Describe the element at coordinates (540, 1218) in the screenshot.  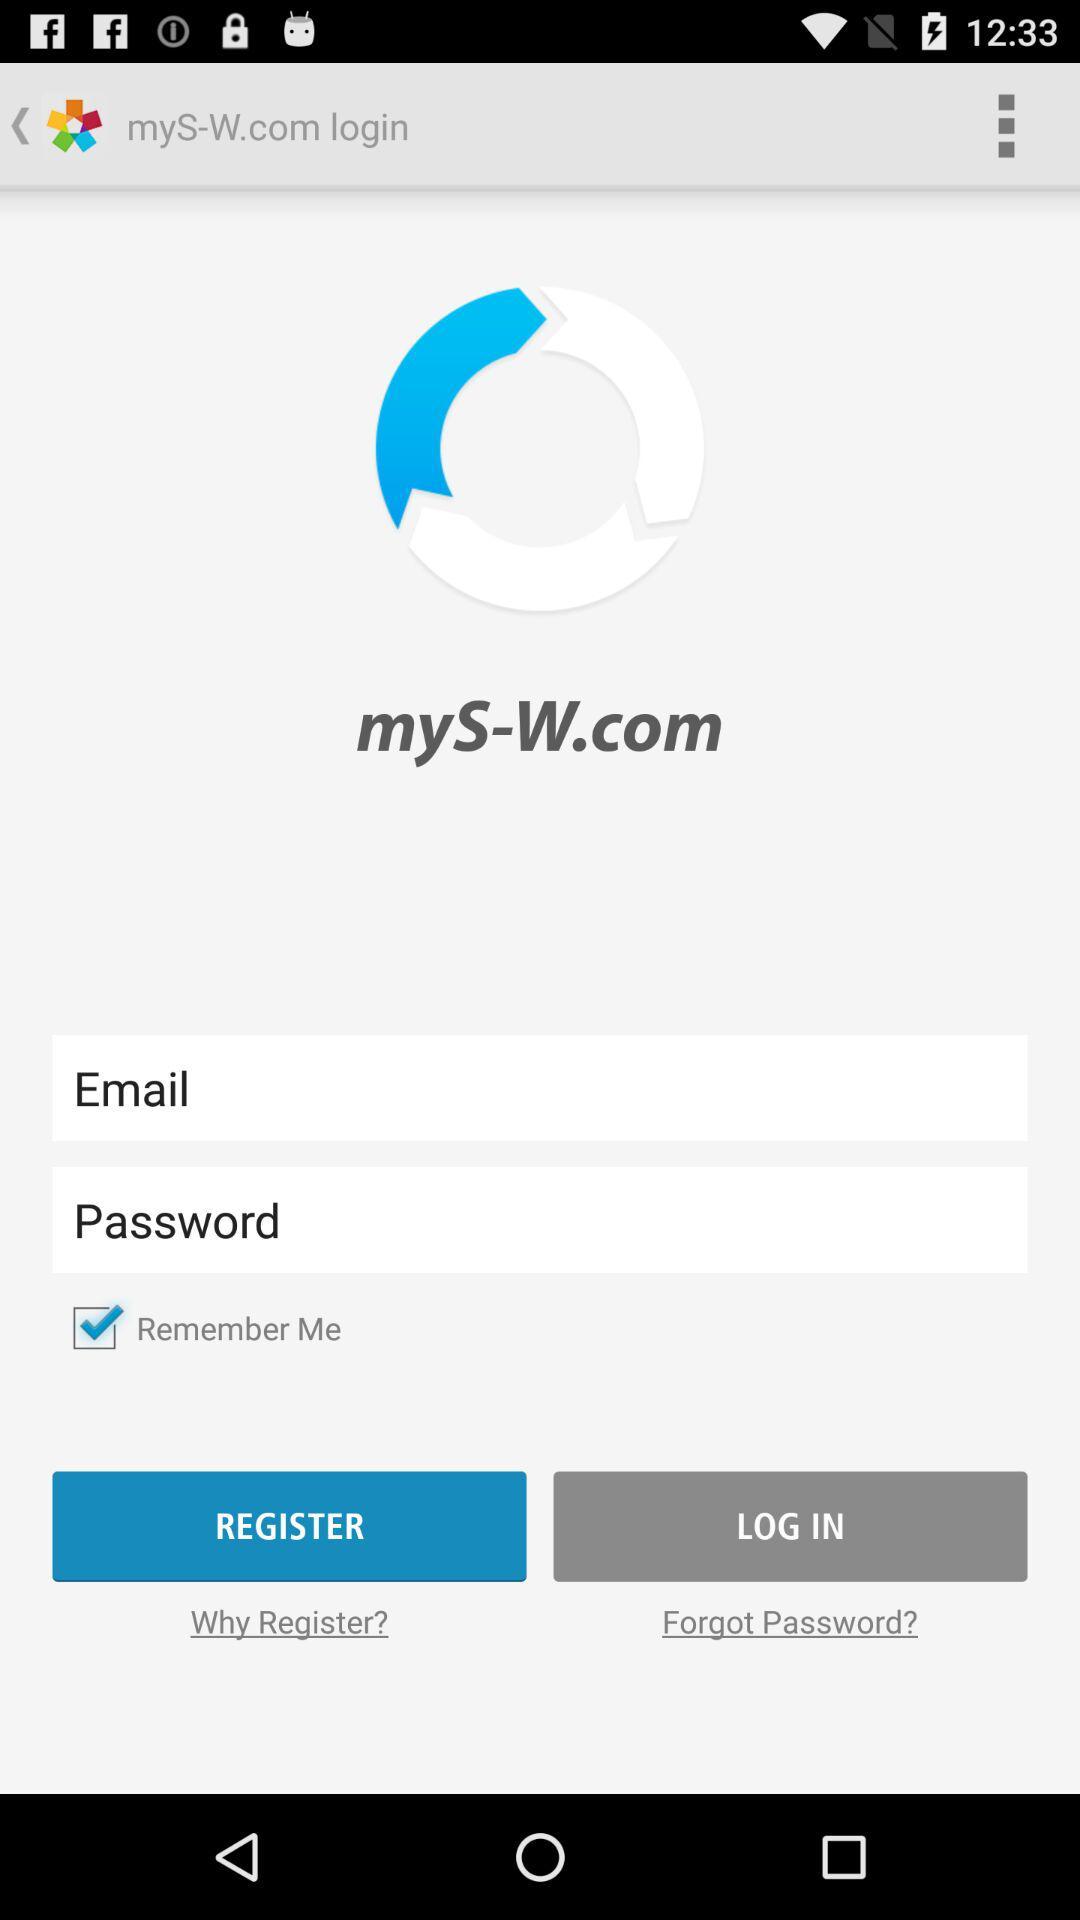
I see `the password` at that location.